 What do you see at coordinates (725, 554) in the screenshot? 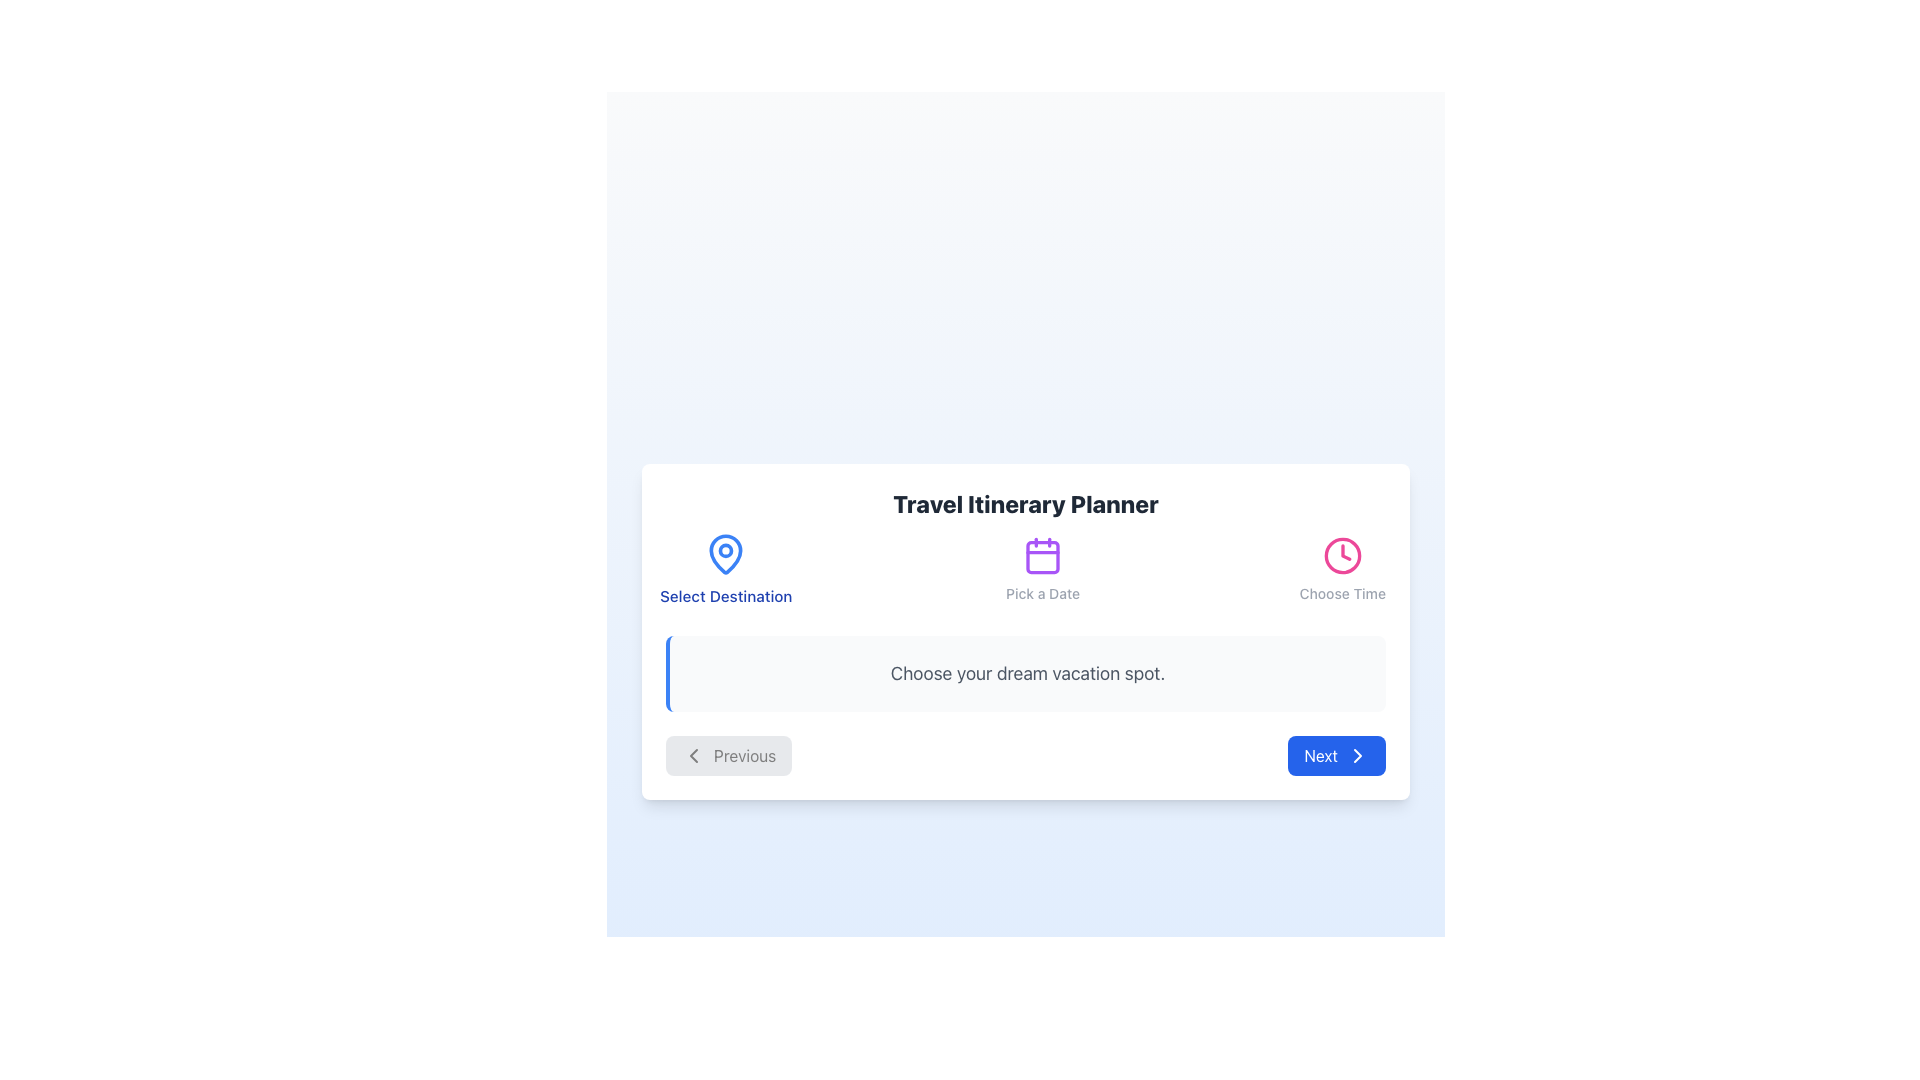
I see `the icon representing the action of selecting a location or destination, located within the 'Travel Itinerary Planner' card, above 'Select Destination' and aligned to the left of the other options` at bounding box center [725, 554].